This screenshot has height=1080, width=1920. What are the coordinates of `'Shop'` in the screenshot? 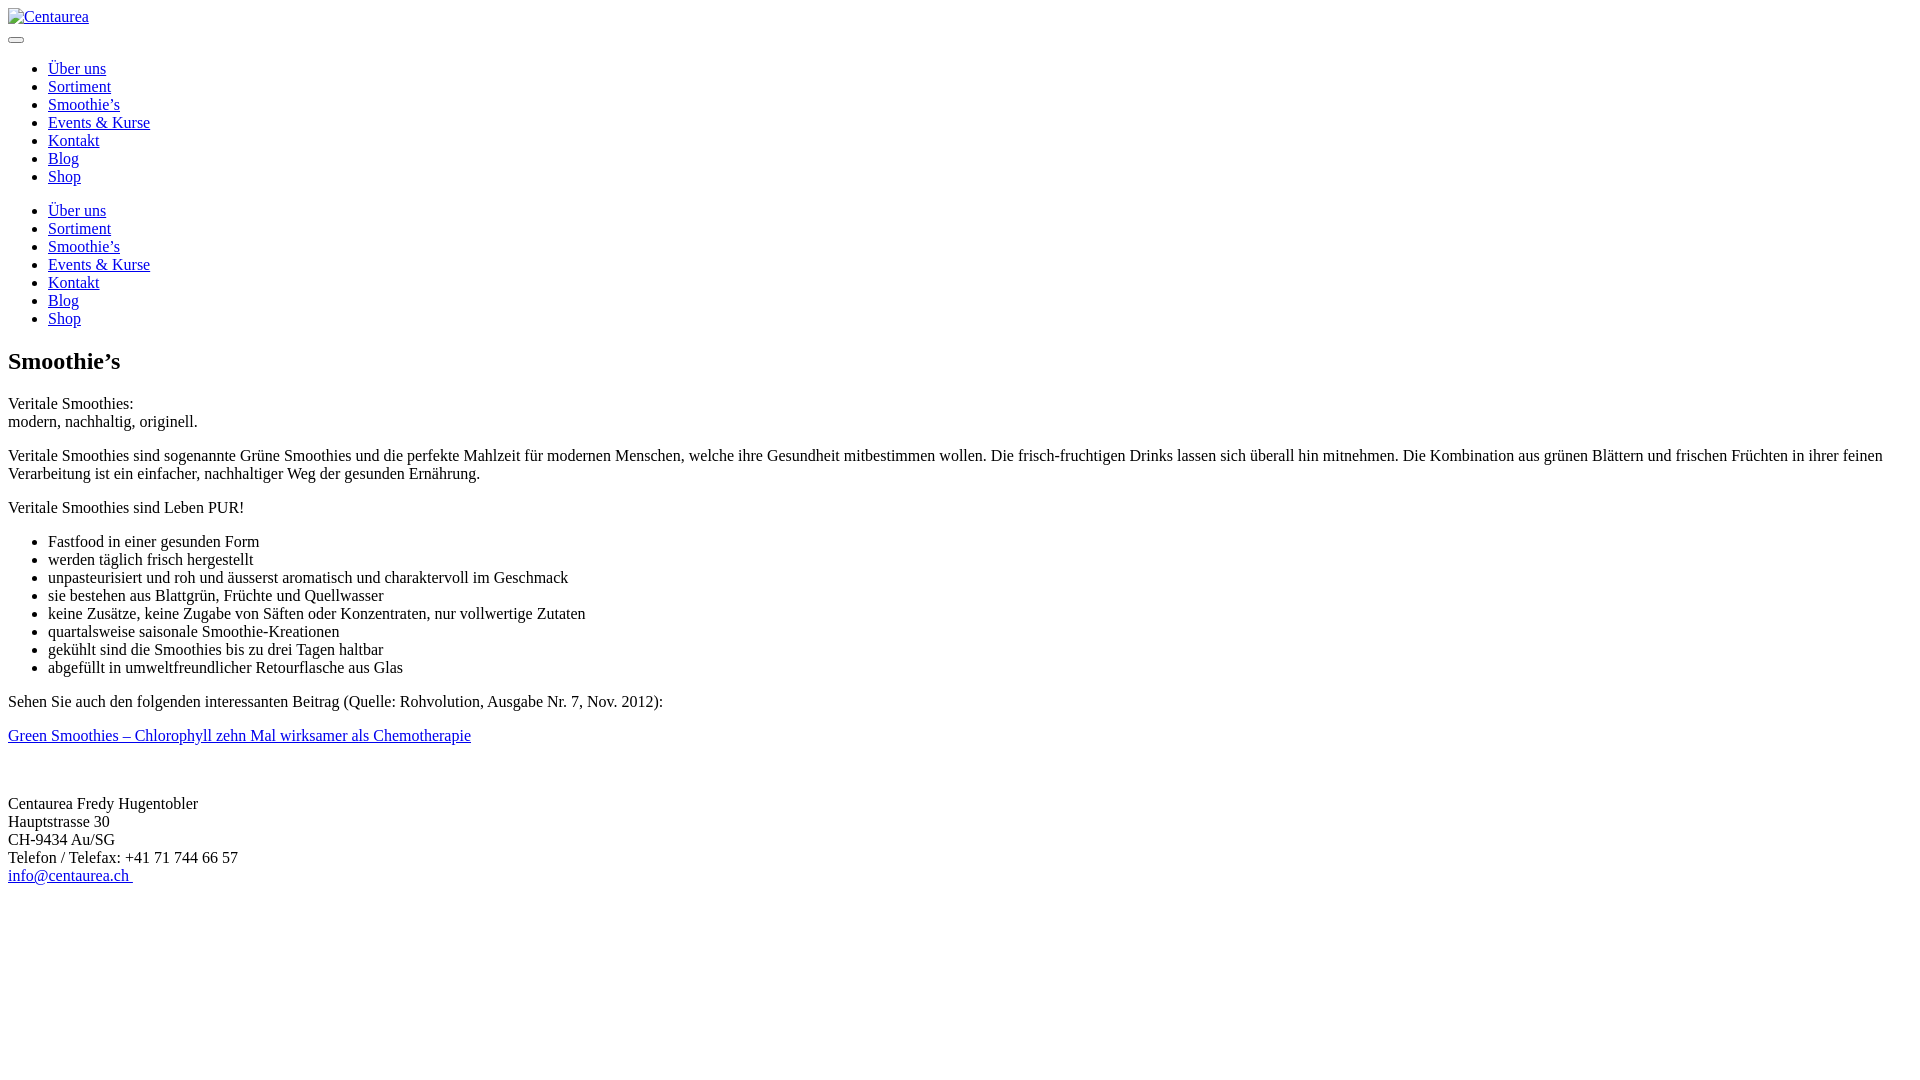 It's located at (64, 175).